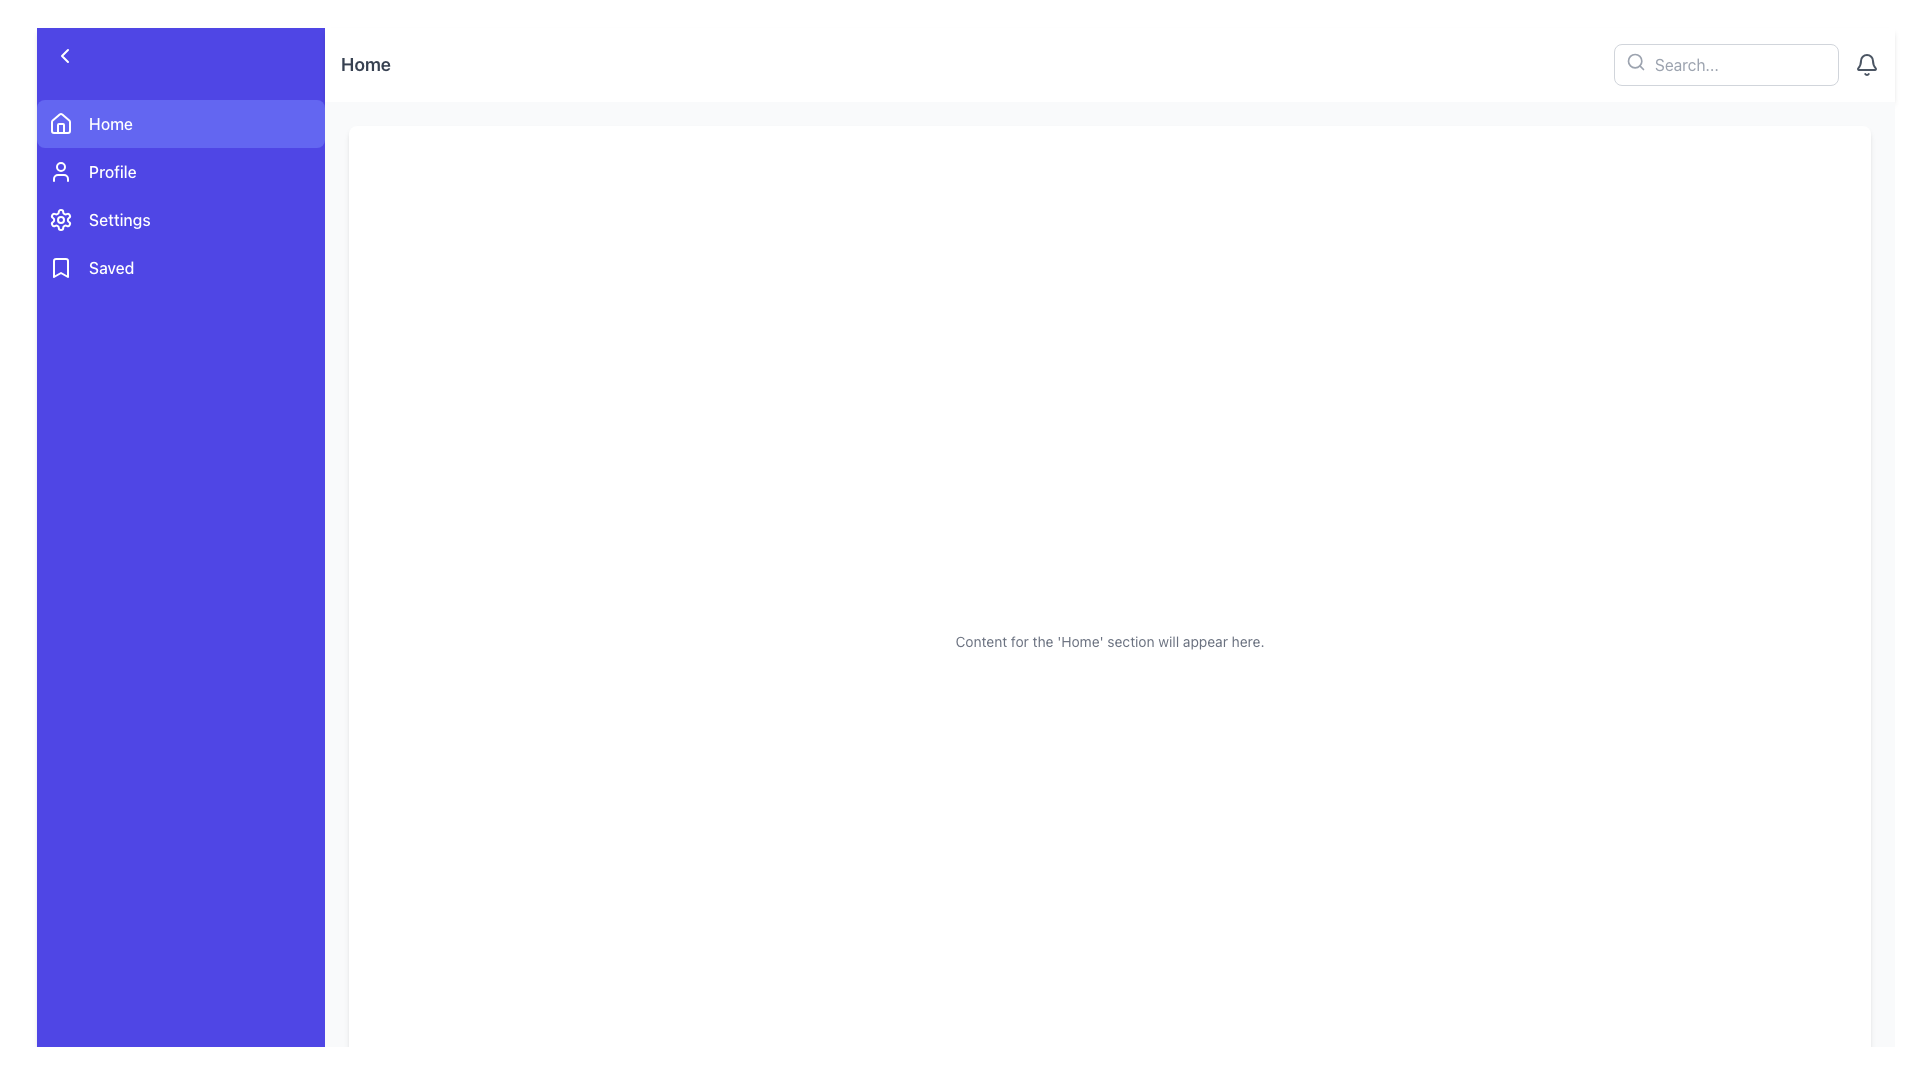 This screenshot has width=1920, height=1080. What do you see at coordinates (61, 123) in the screenshot?
I see `the 'Home' menu icon located in the top section of the left sidebar` at bounding box center [61, 123].